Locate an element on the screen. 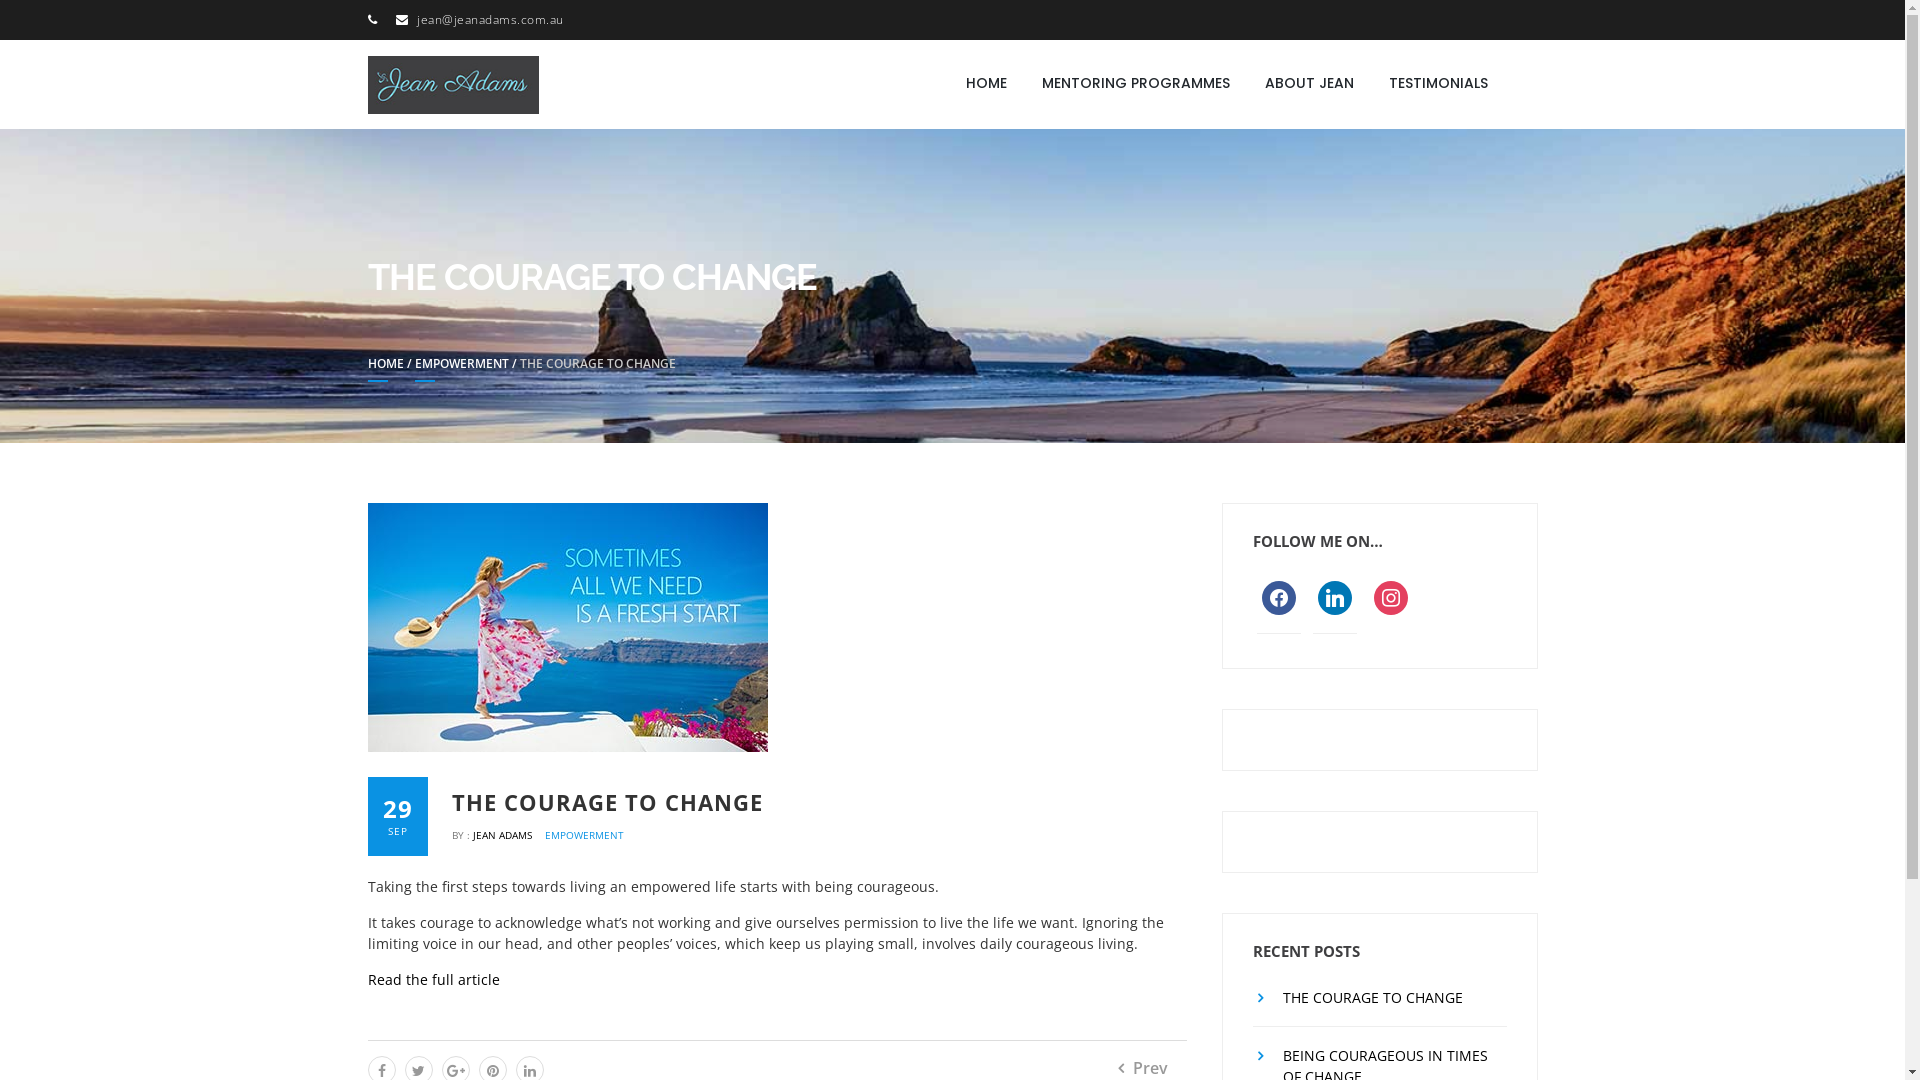 The width and height of the screenshot is (1920, 1080). 'MENTORING PROGRAMMES' is located at coordinates (1136, 82).